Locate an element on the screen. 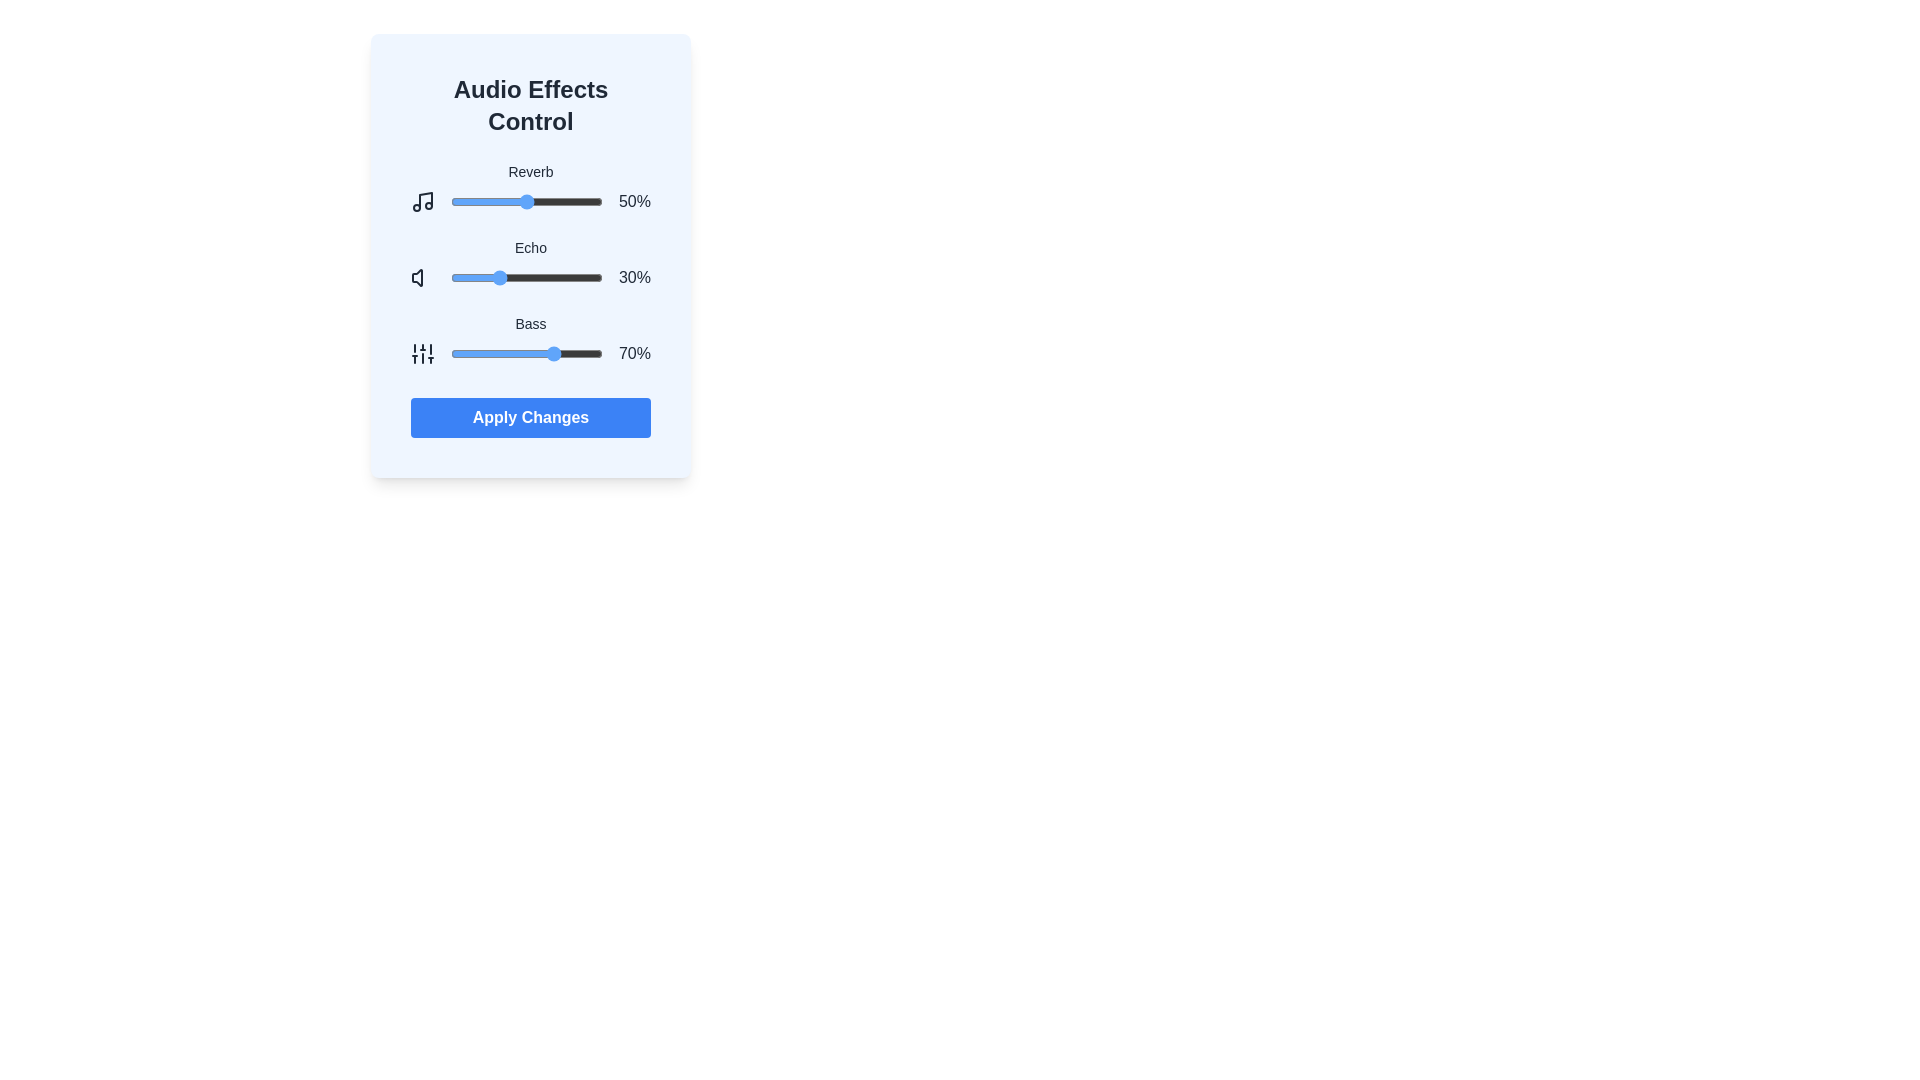 Image resolution: width=1920 pixels, height=1080 pixels. the echo effect level is located at coordinates (510, 277).